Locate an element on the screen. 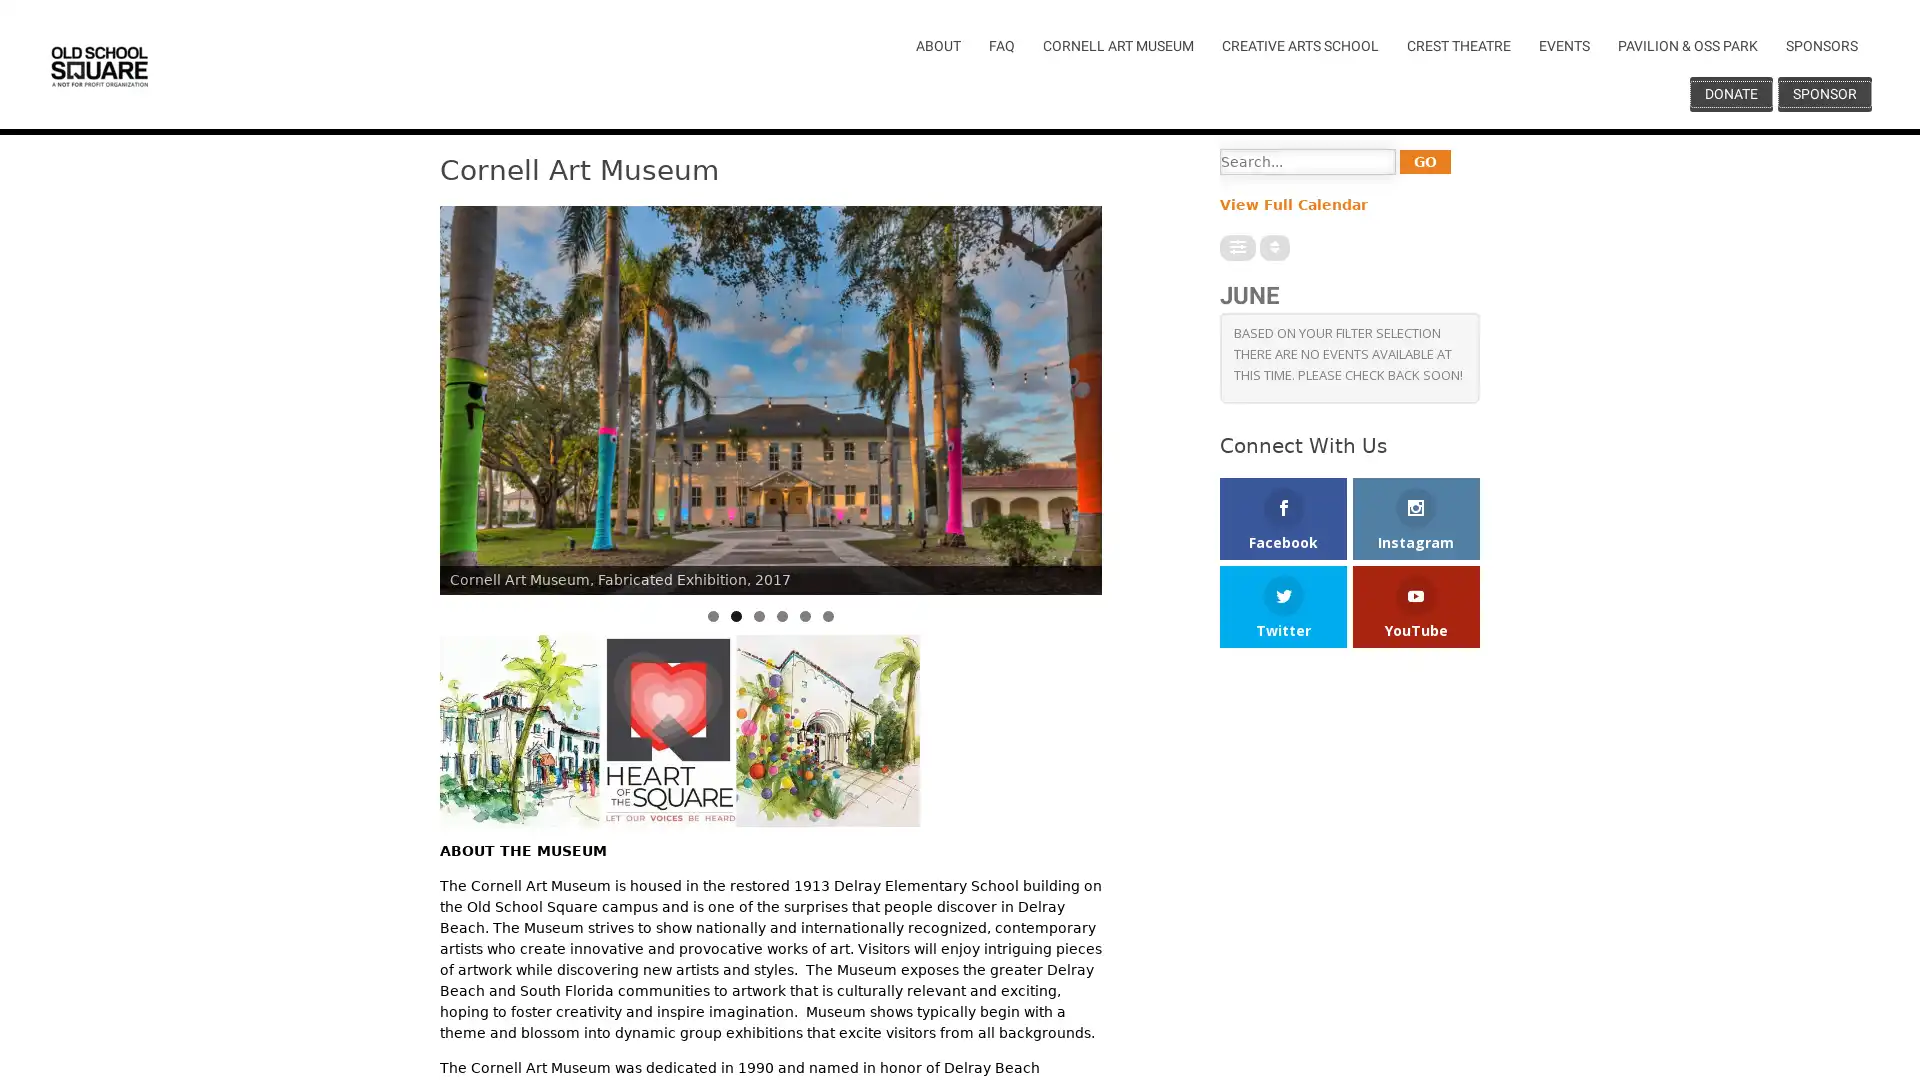 The height and width of the screenshot is (1080, 1920). GO is located at coordinates (1424, 160).